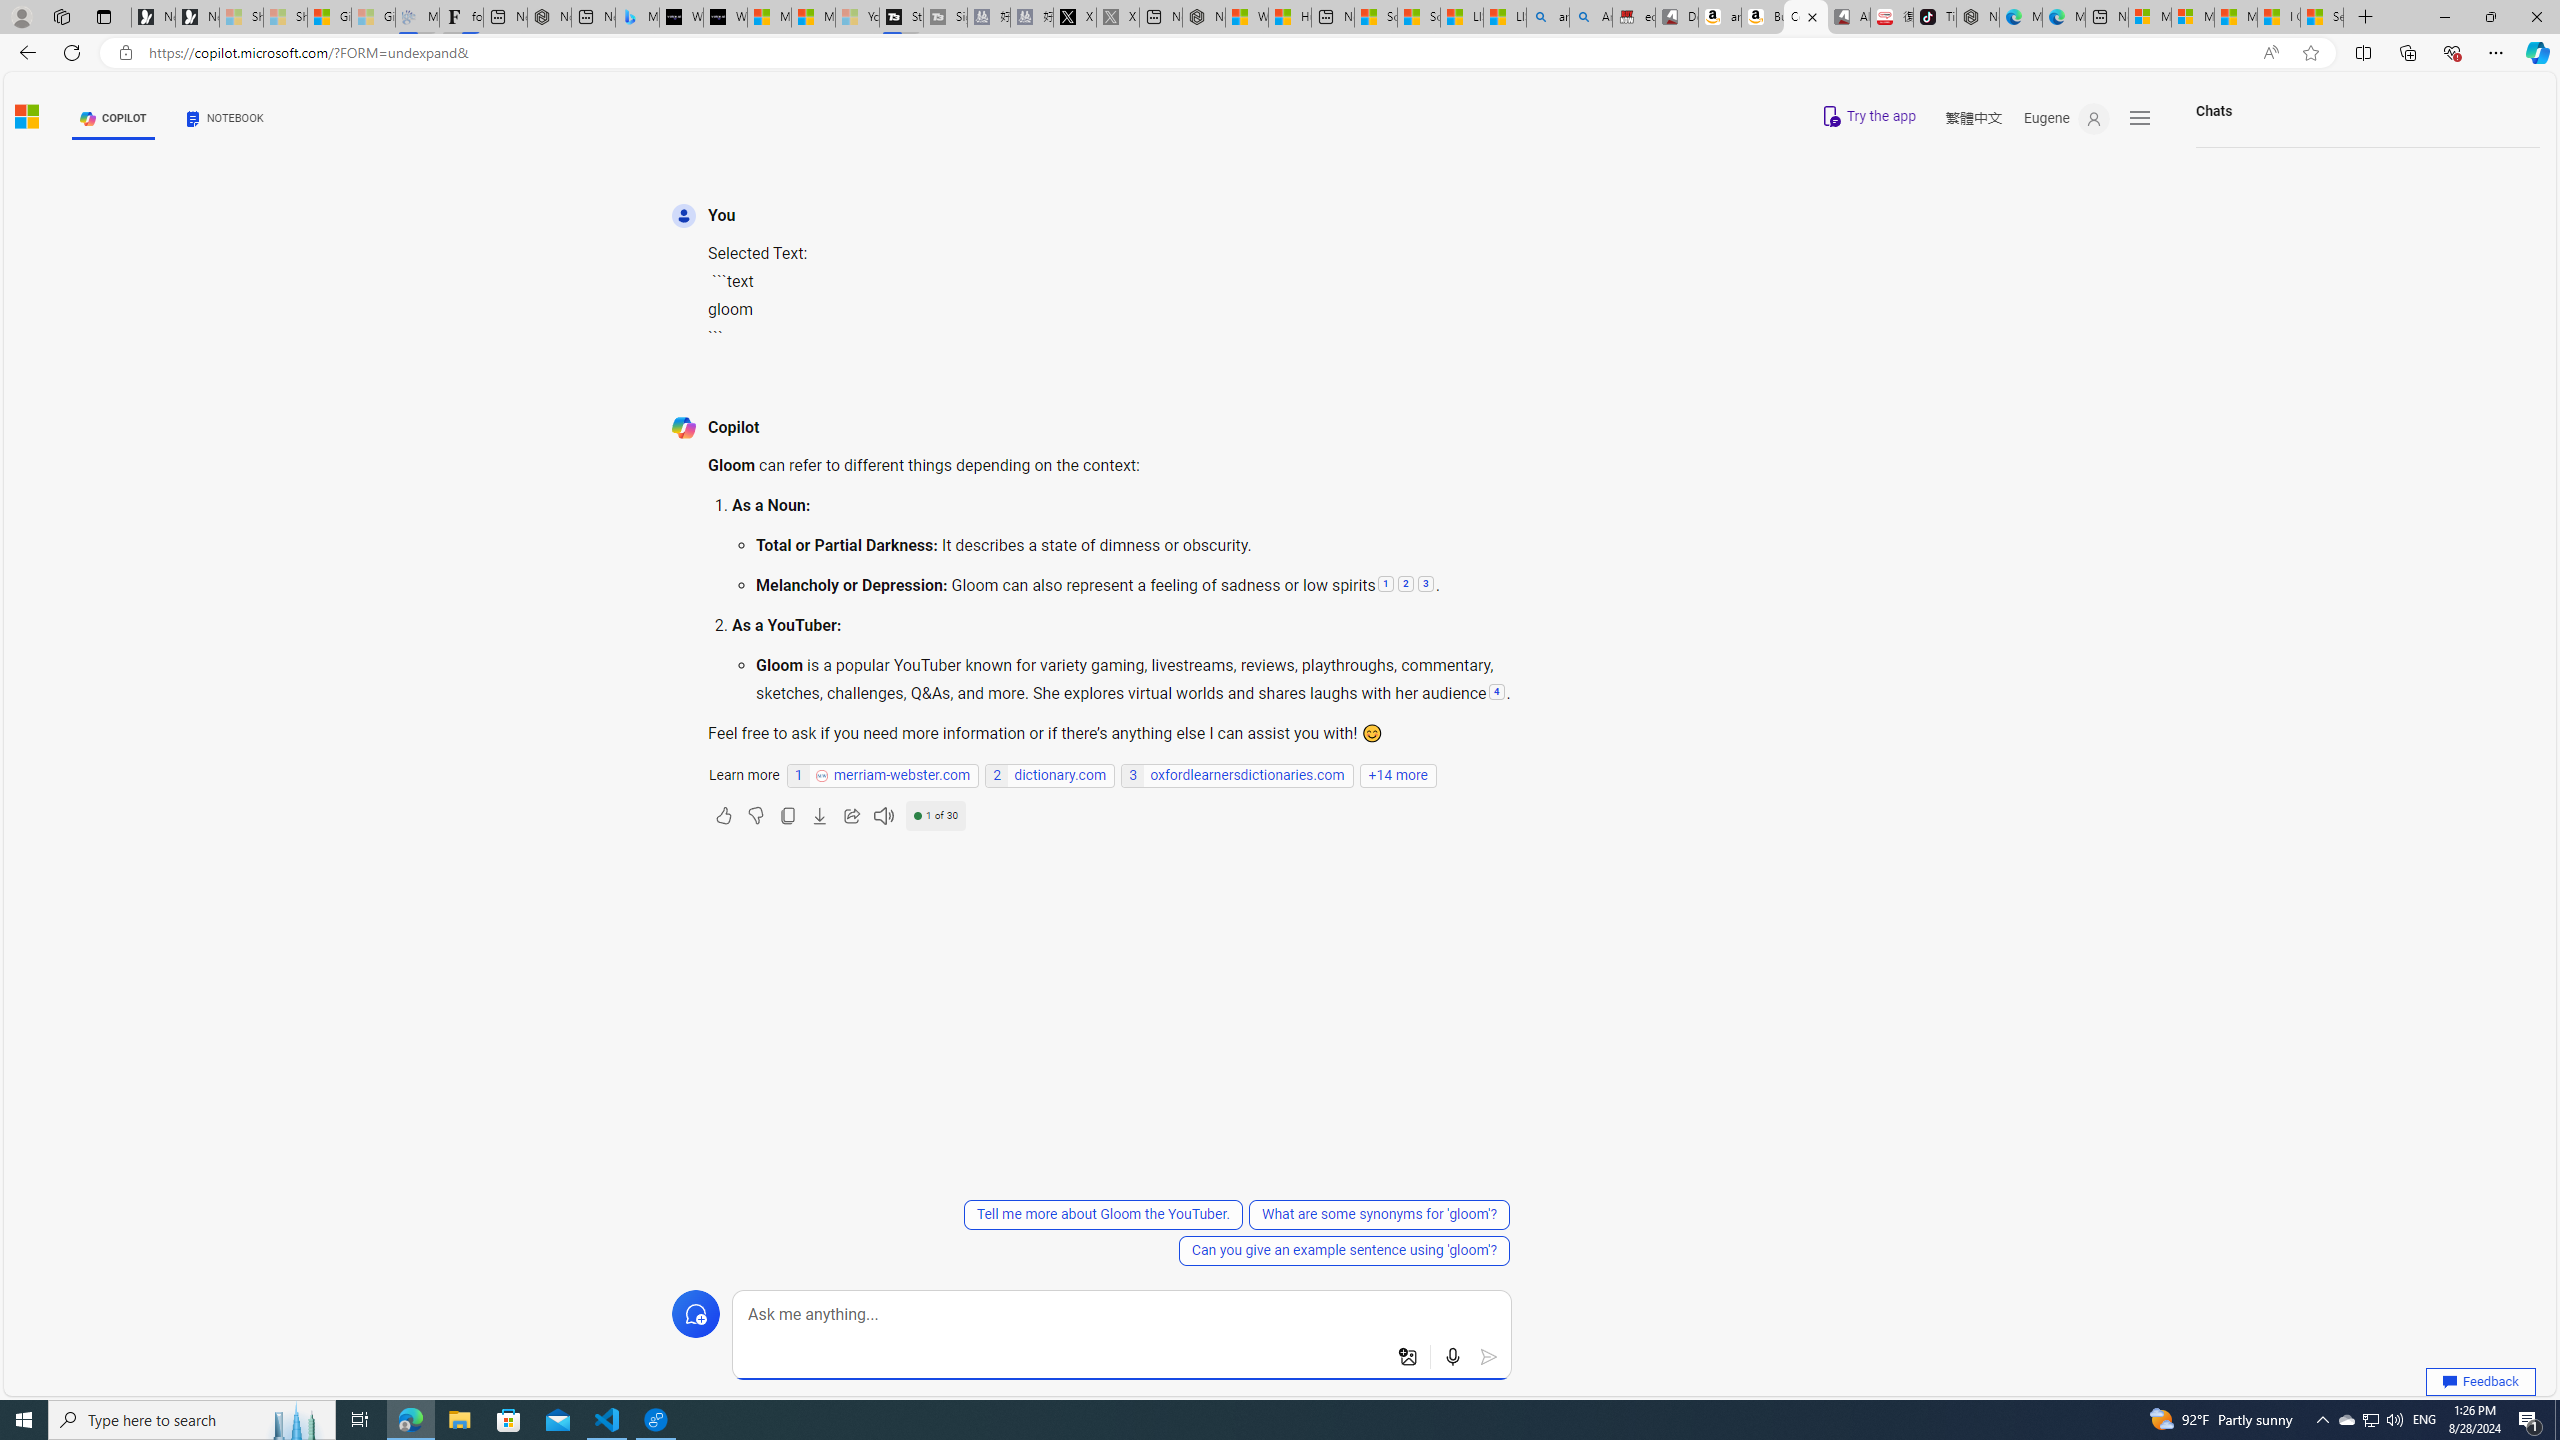 The height and width of the screenshot is (1440, 2560). I want to click on 'Microsoft Bing Travel - Shangri-La Hotel Bangkok', so click(636, 16).